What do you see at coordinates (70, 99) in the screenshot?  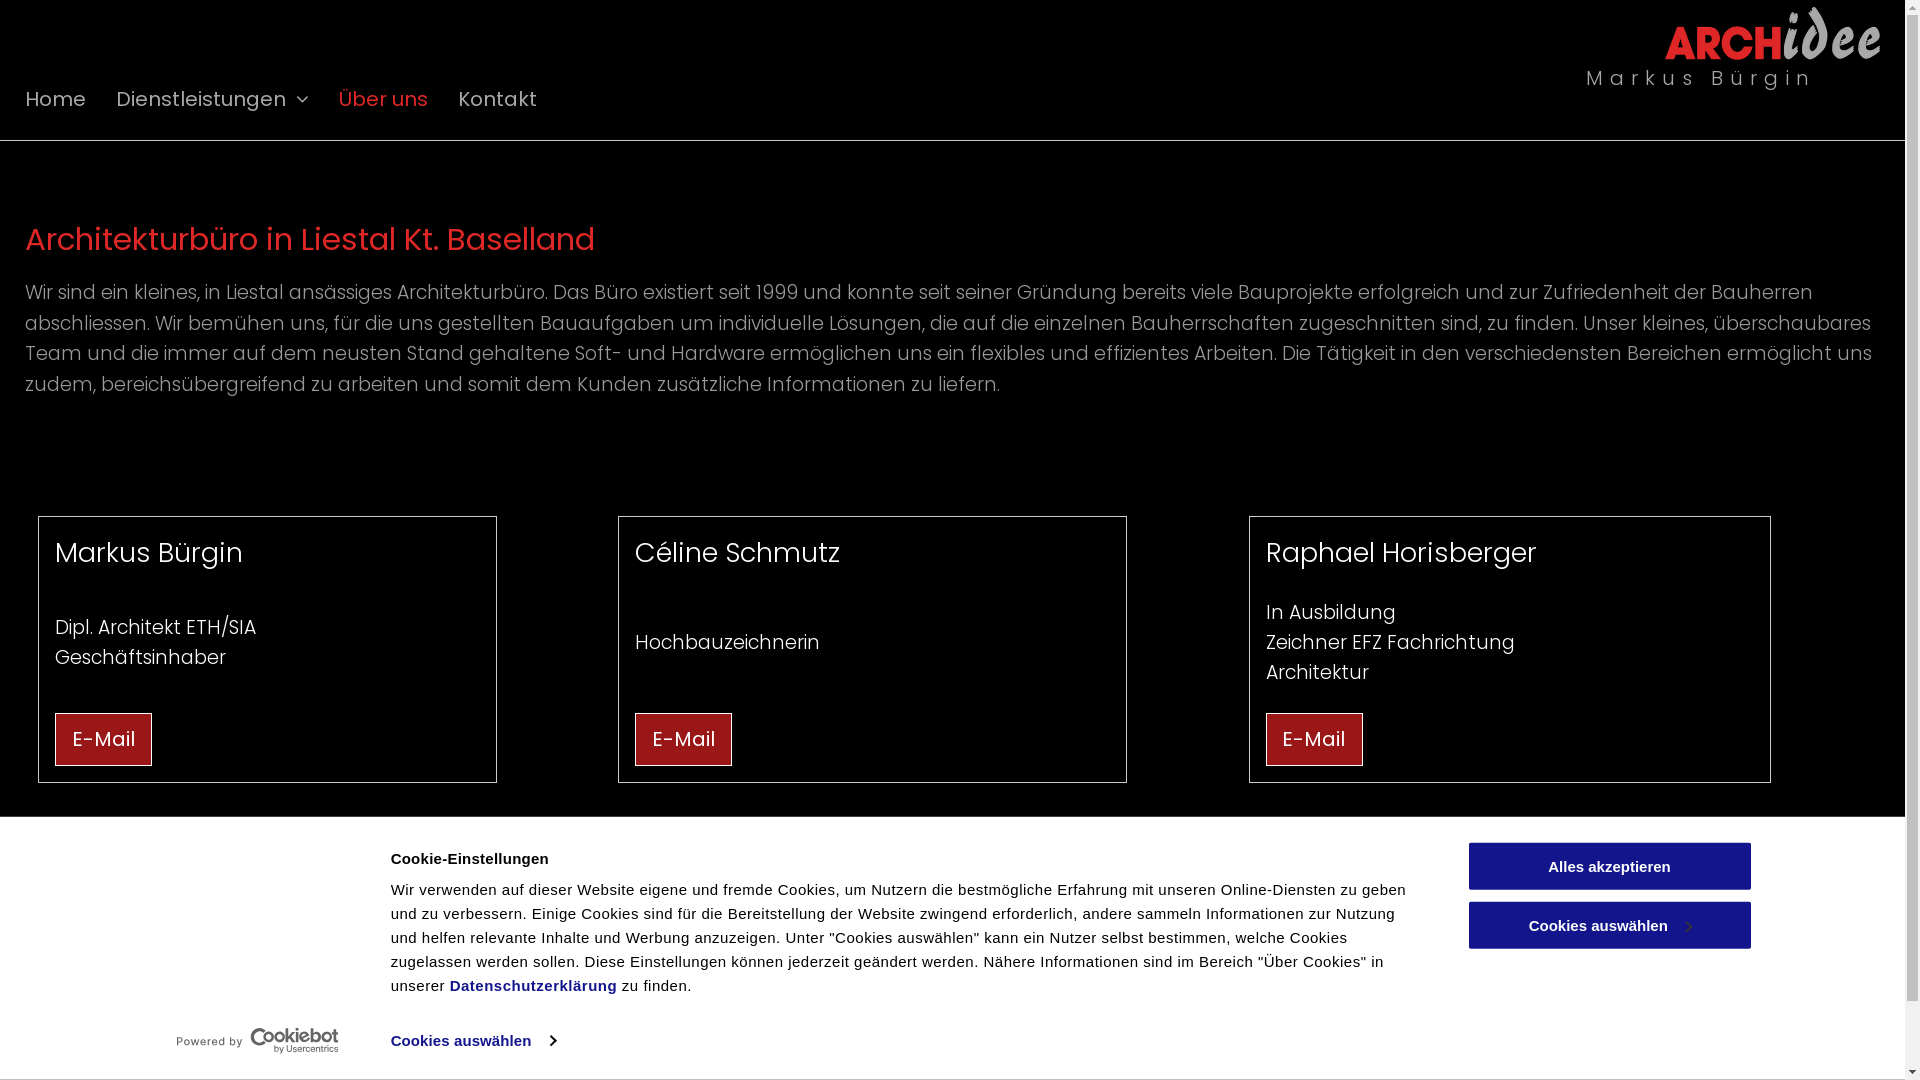 I see `'Home'` at bounding box center [70, 99].